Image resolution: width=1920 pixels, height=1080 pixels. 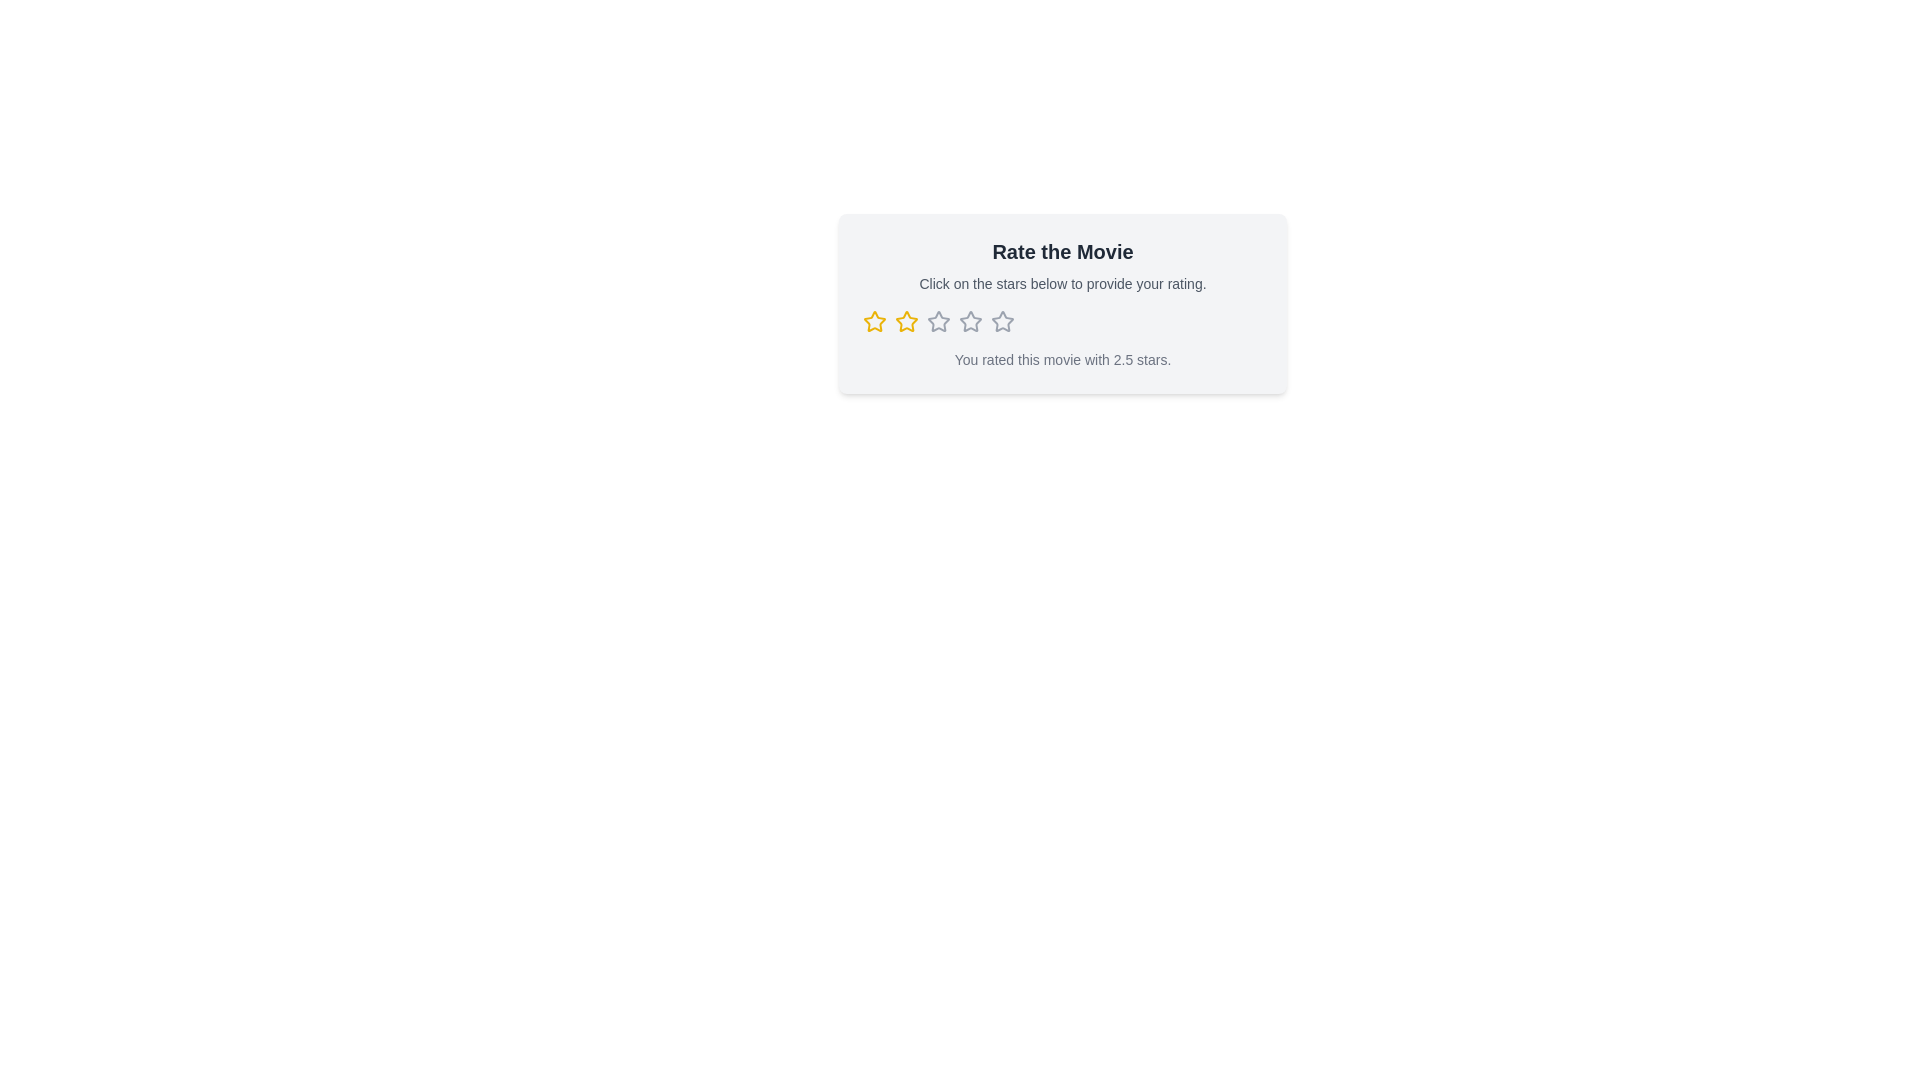 What do you see at coordinates (874, 320) in the screenshot?
I see `the first yellow star icon in the rating component` at bounding box center [874, 320].